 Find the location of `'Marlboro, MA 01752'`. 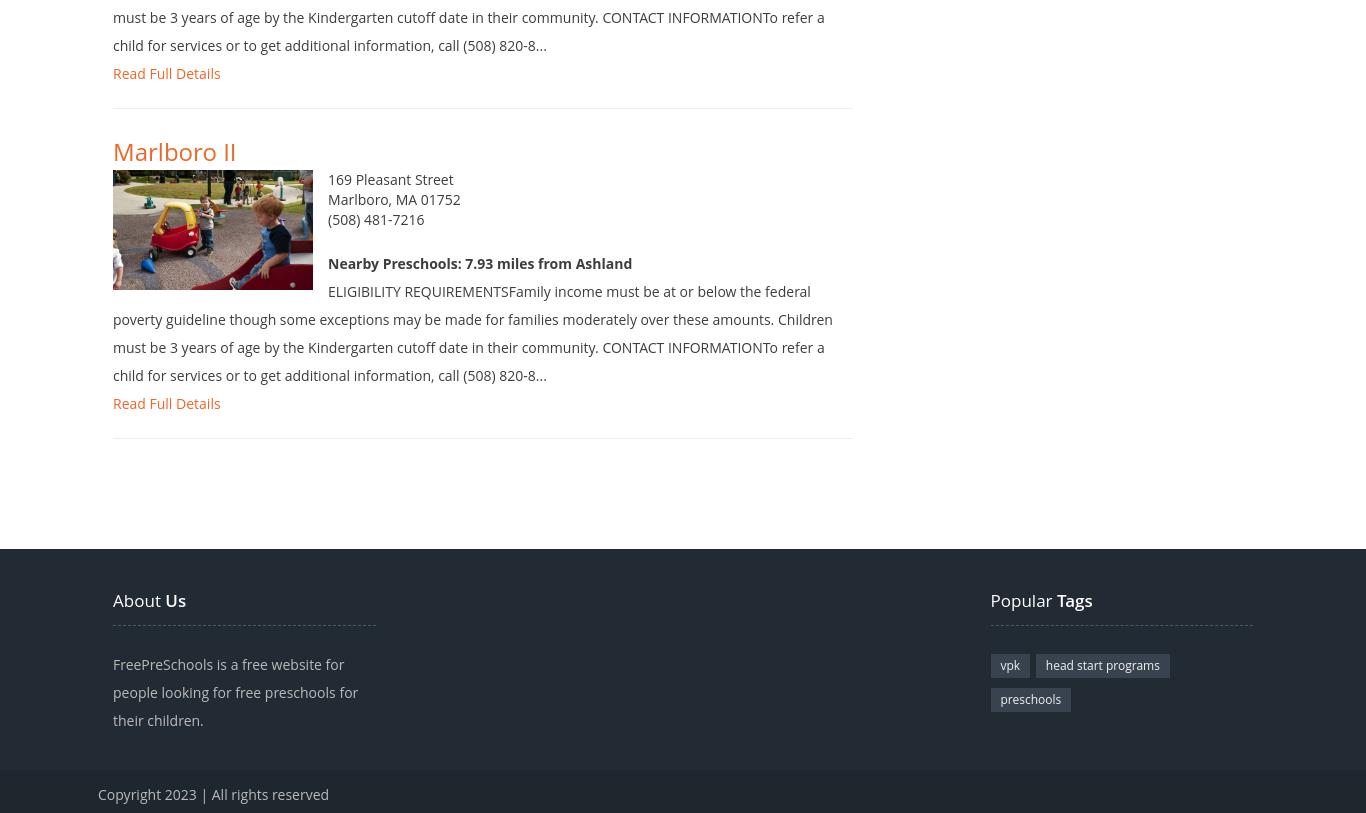

'Marlboro, MA 01752' is located at coordinates (392, 229).